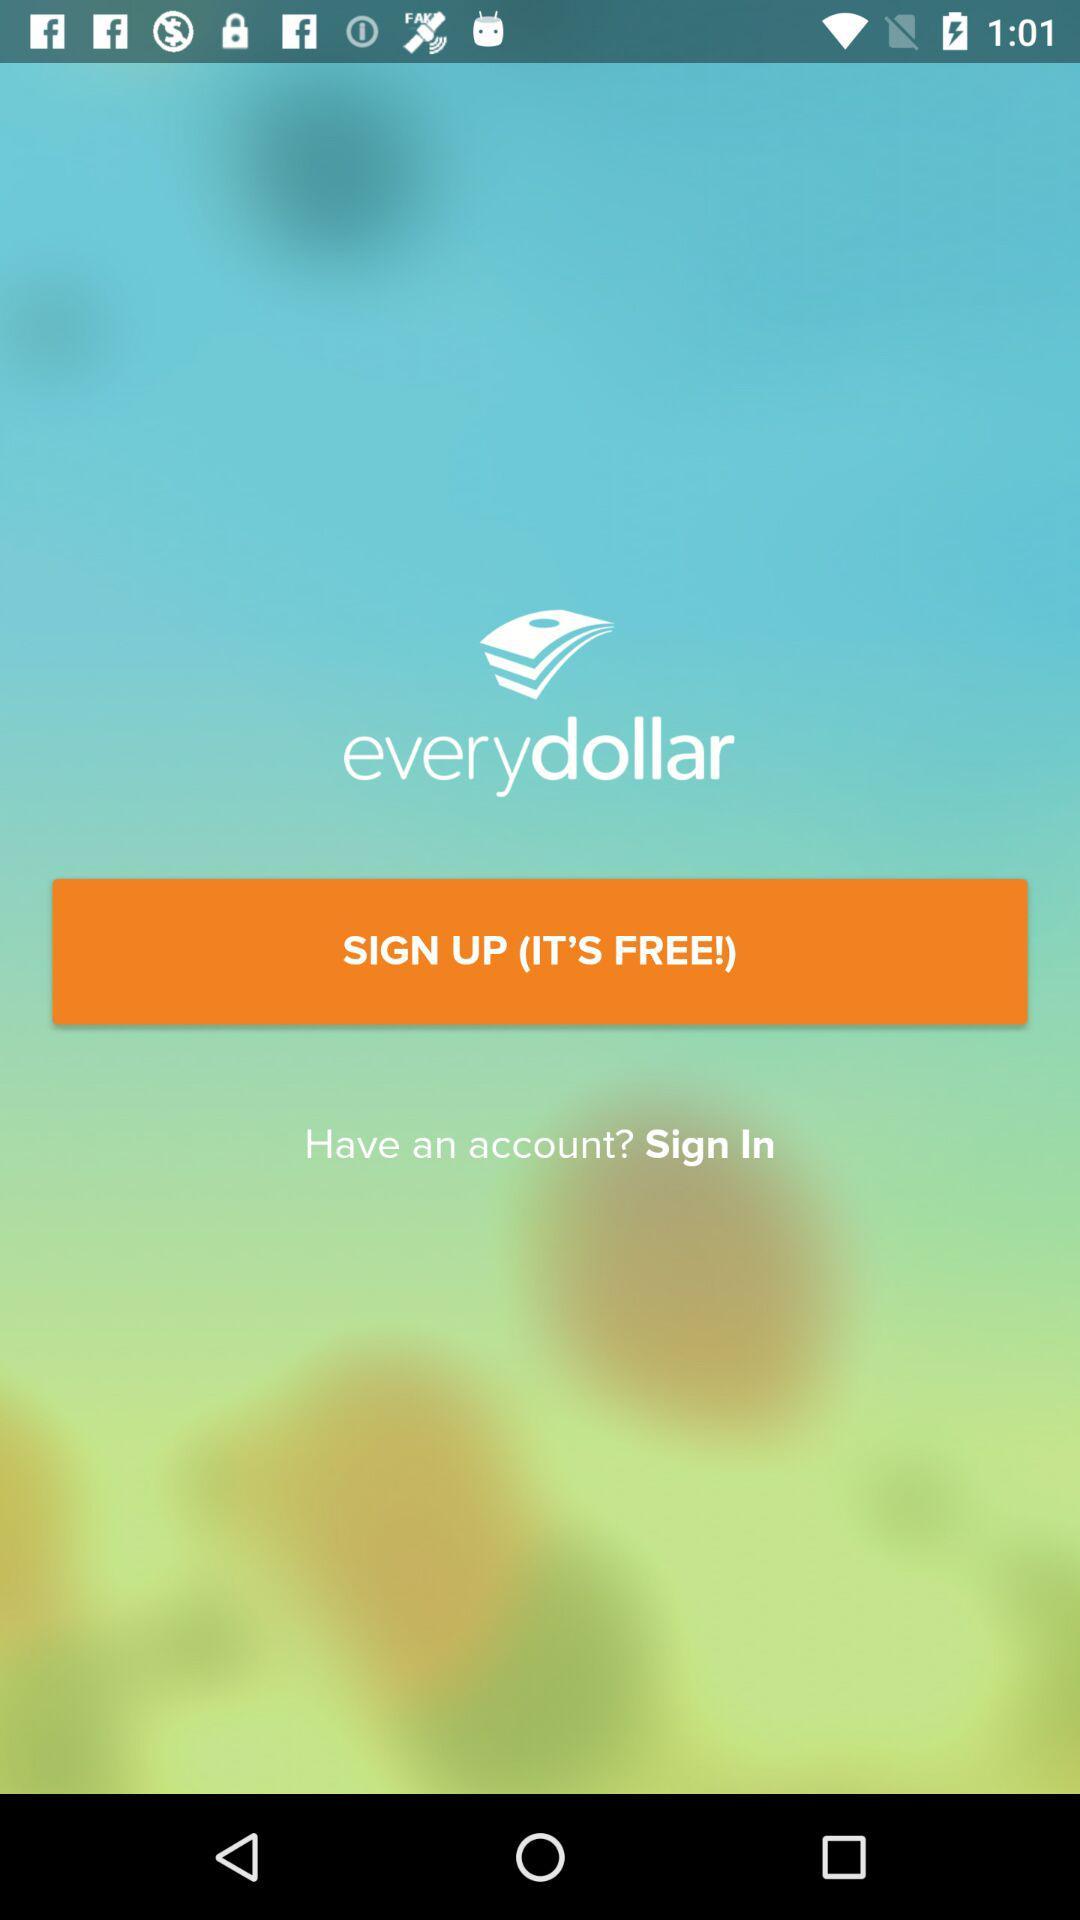 Image resolution: width=1080 pixels, height=1920 pixels. What do you see at coordinates (540, 950) in the screenshot?
I see `the sign up it item` at bounding box center [540, 950].